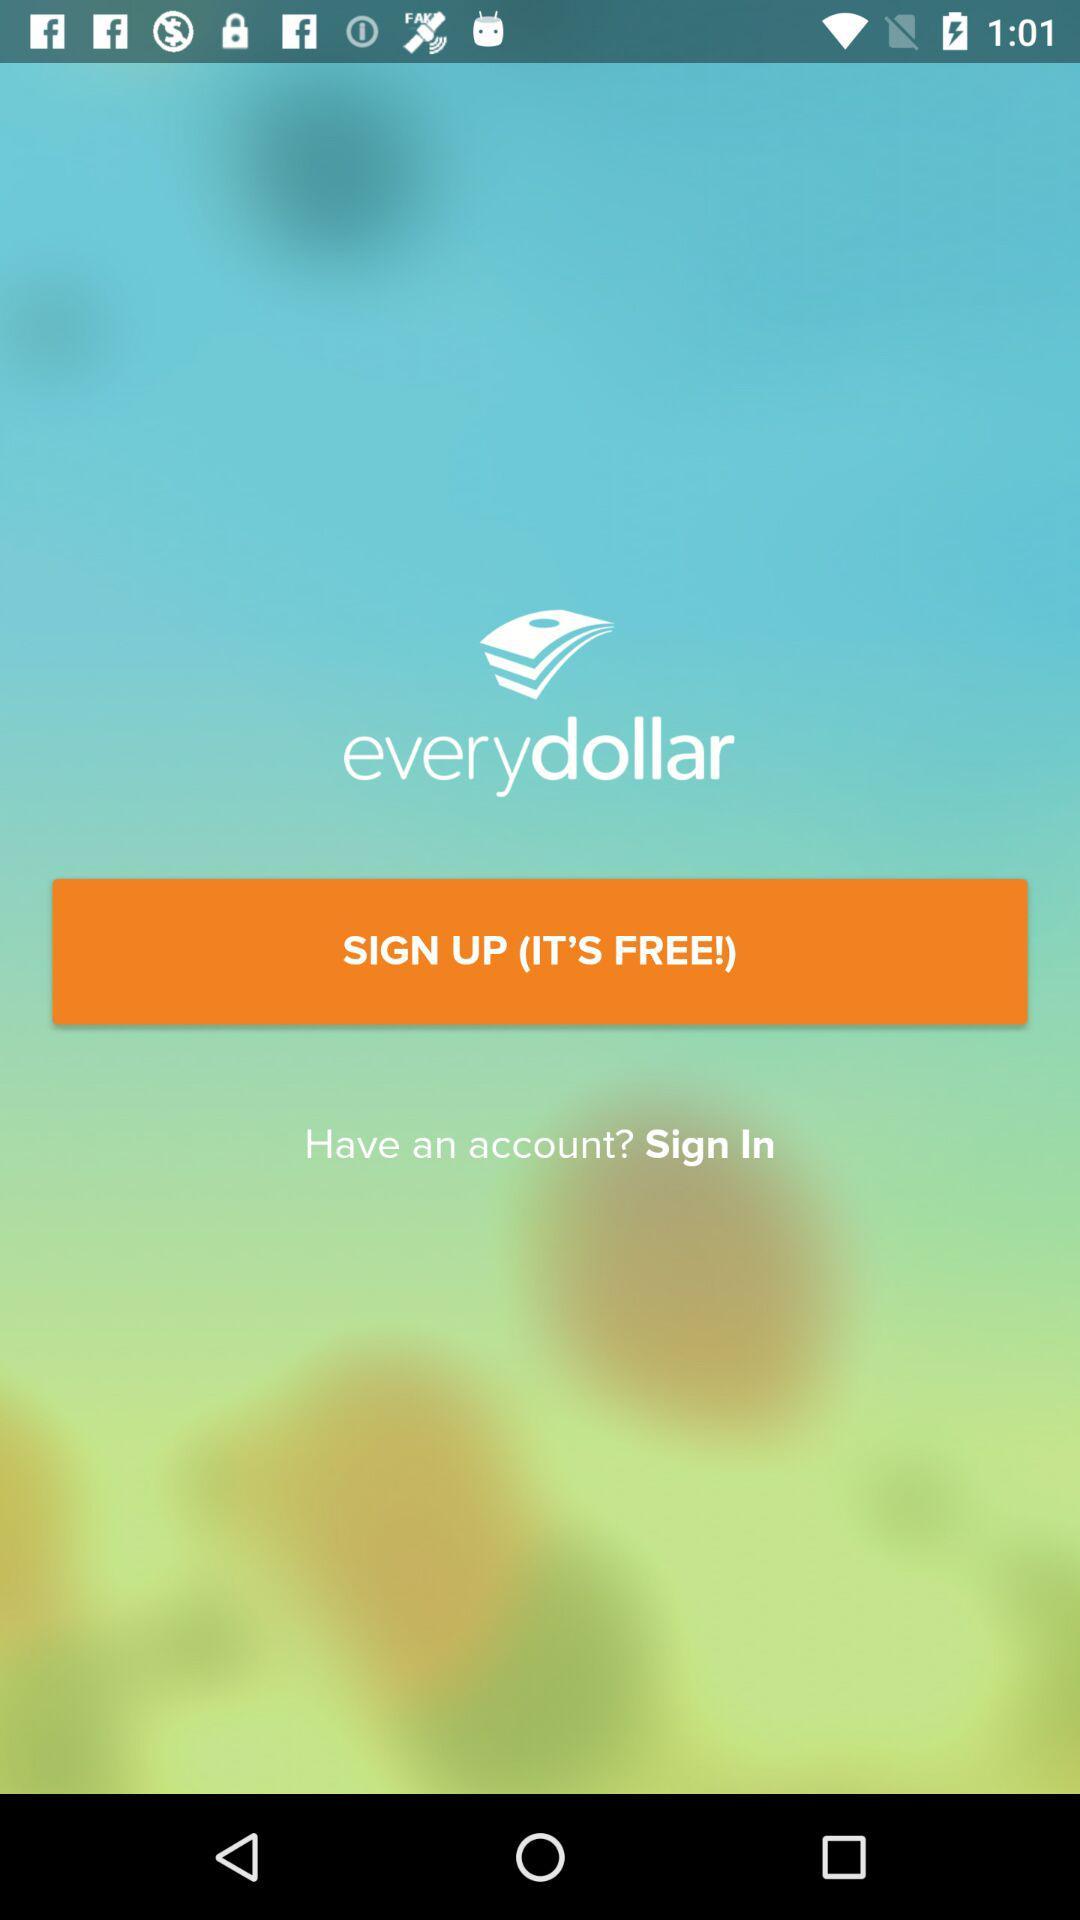 Image resolution: width=1080 pixels, height=1920 pixels. What do you see at coordinates (540, 950) in the screenshot?
I see `the sign up it item` at bounding box center [540, 950].